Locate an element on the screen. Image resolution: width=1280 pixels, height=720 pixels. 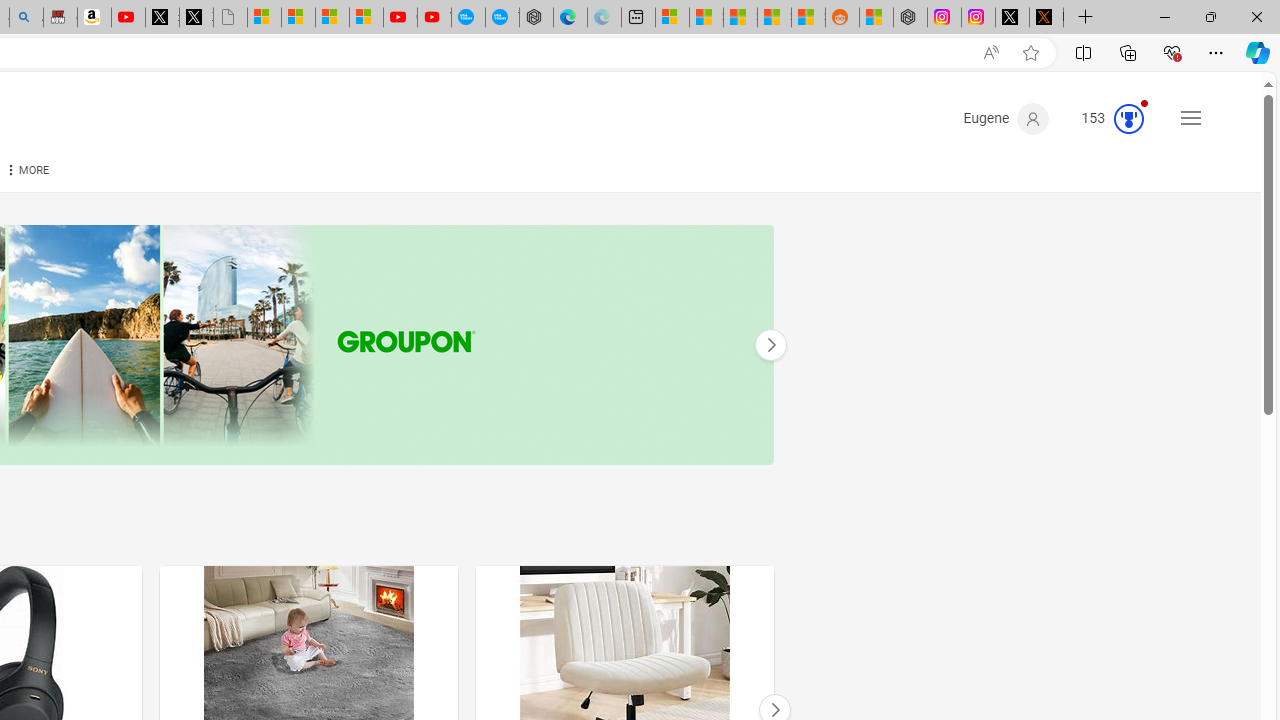
'Settings and more (Alt+F)' is located at coordinates (1215, 51).